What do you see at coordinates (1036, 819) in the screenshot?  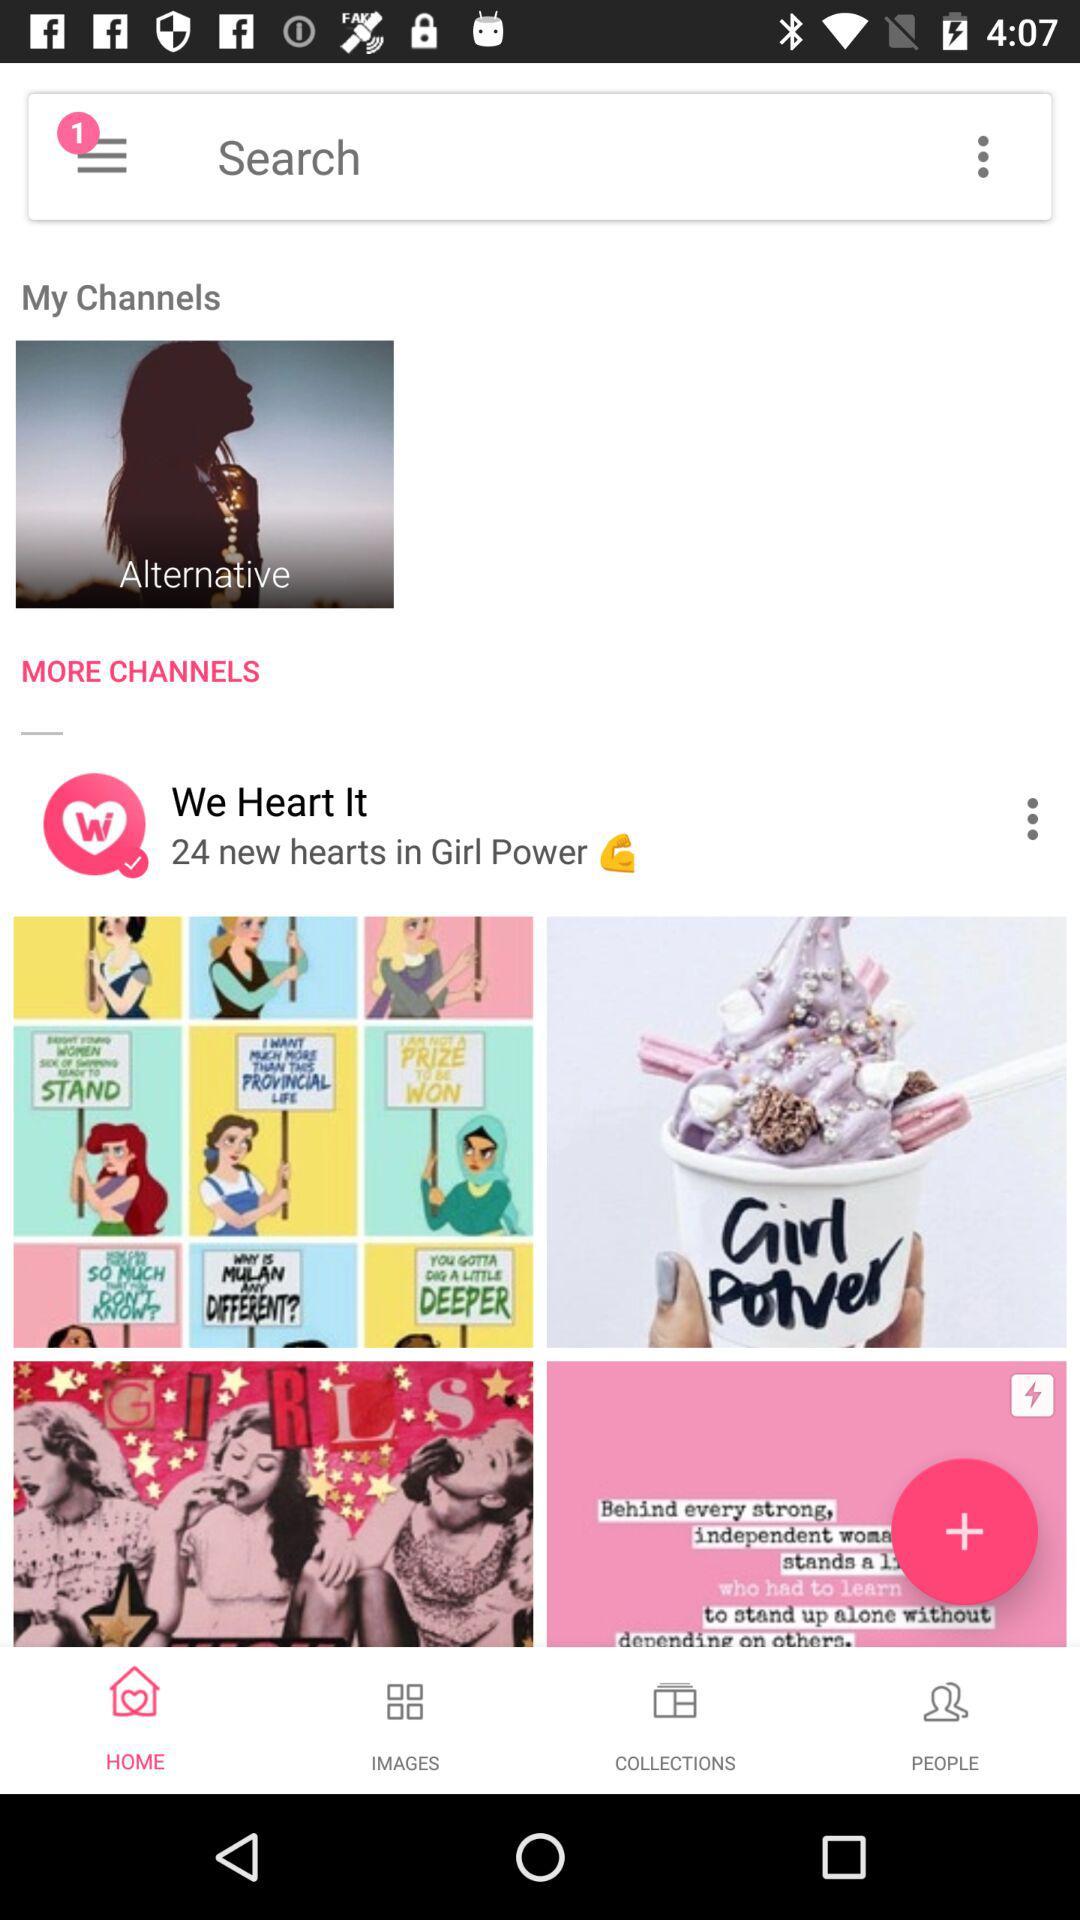 I see `the item below more channels item` at bounding box center [1036, 819].